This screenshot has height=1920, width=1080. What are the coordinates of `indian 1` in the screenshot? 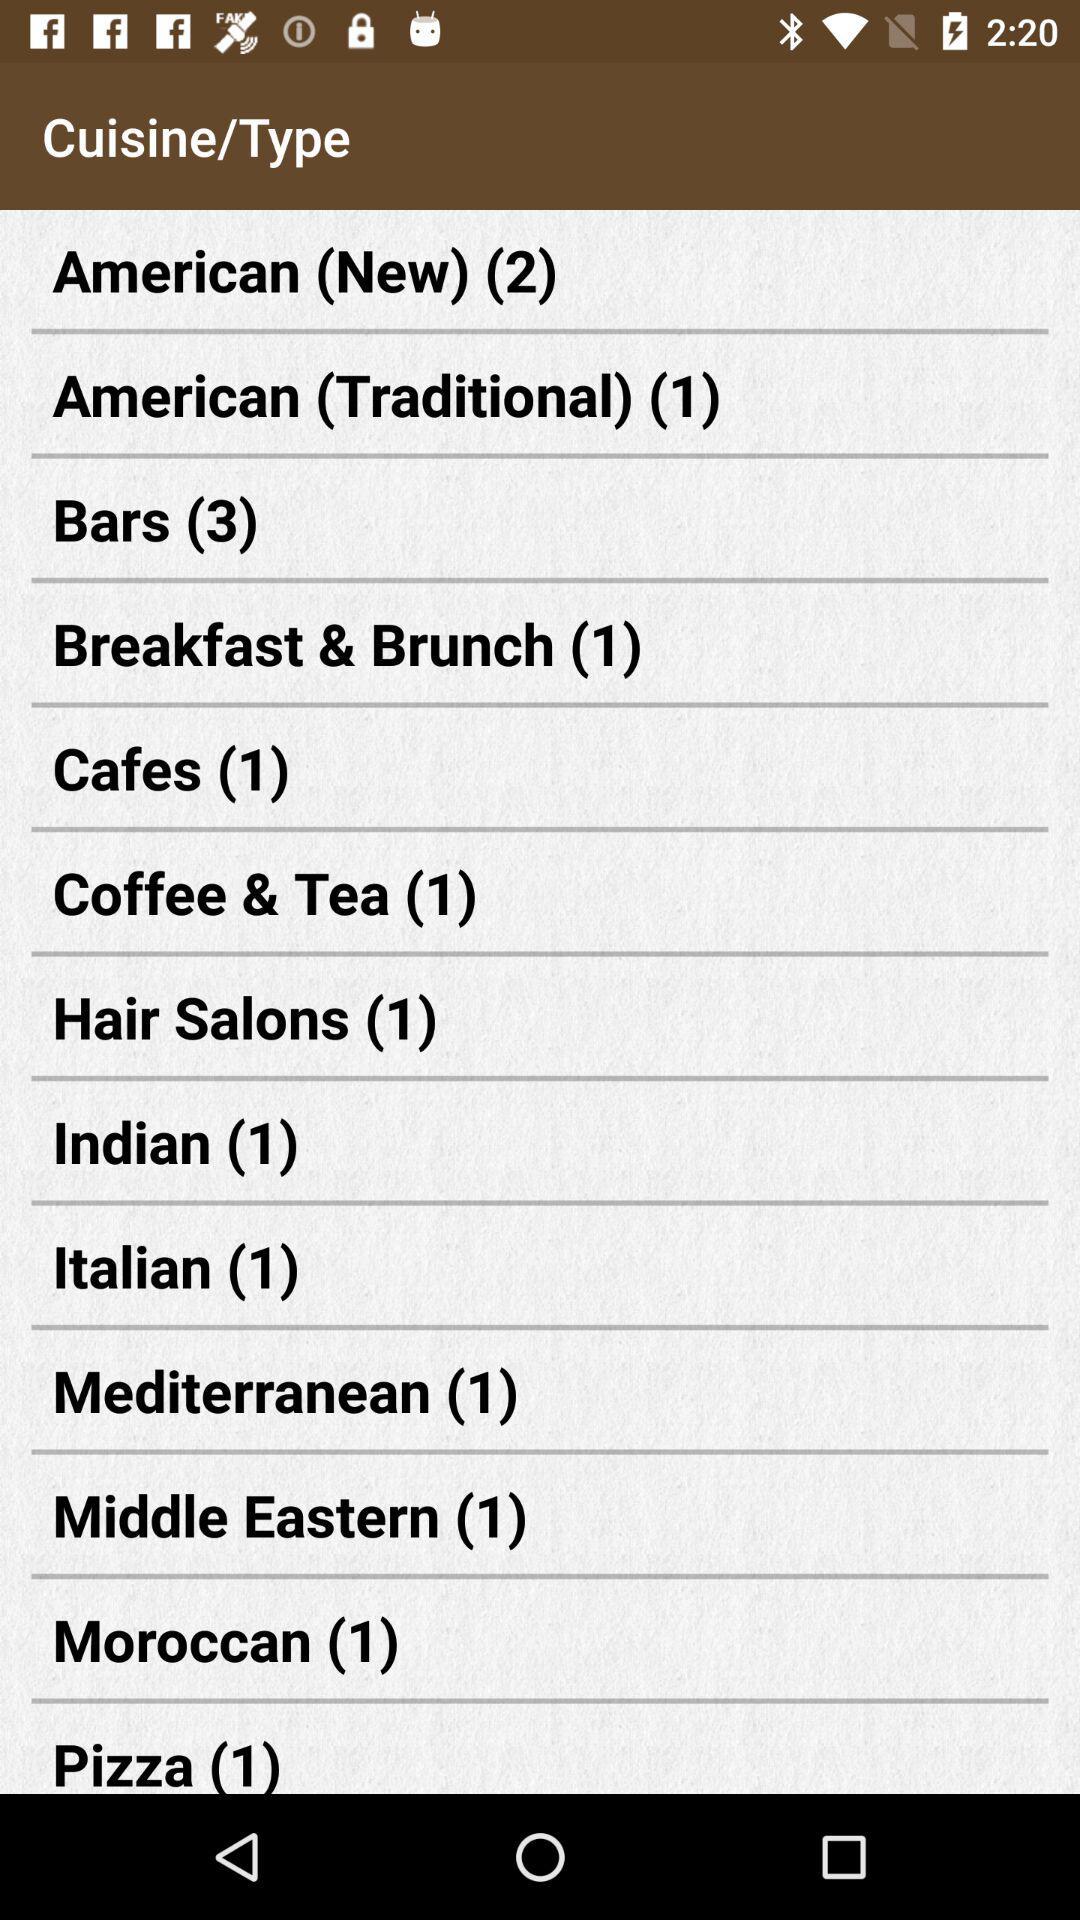 It's located at (540, 1141).